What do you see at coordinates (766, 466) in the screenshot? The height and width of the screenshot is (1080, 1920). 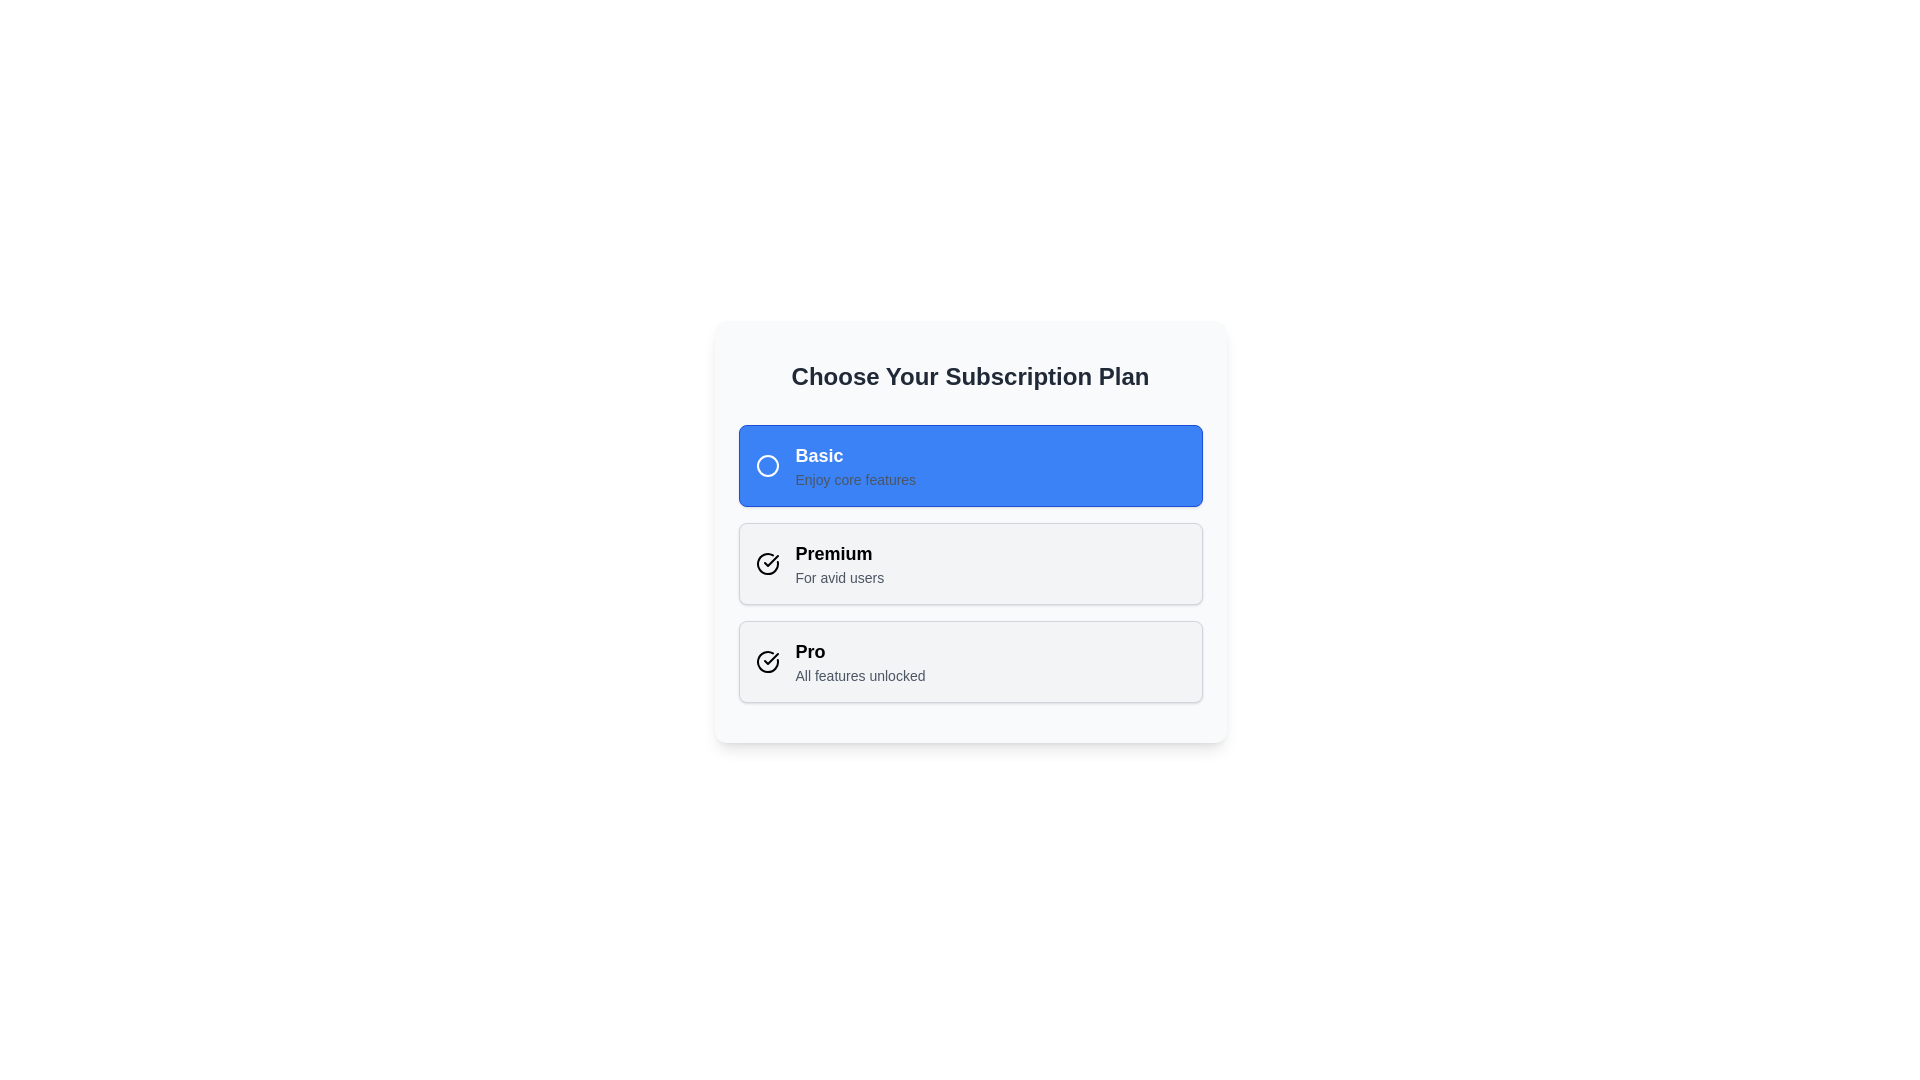 I see `the visual indicator for the 'Basic' subscription plan, which is the leftmost item in the first subscription option` at bounding box center [766, 466].